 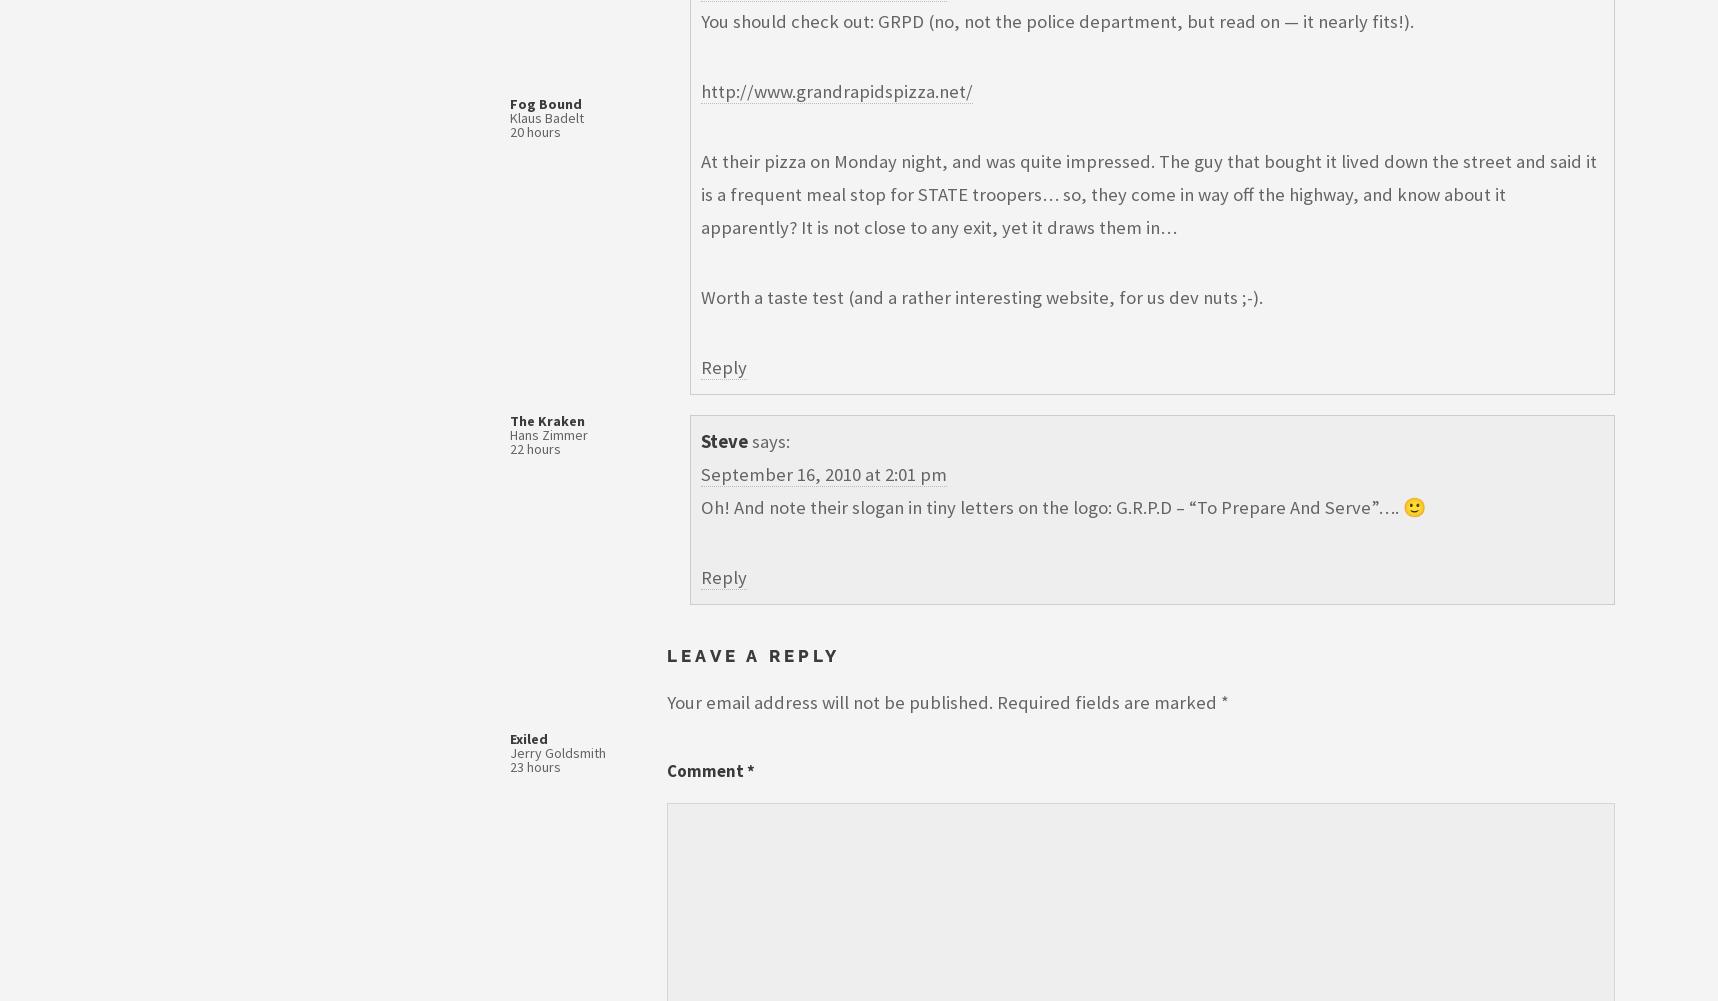 What do you see at coordinates (534, 449) in the screenshot?
I see `'22 hours'` at bounding box center [534, 449].